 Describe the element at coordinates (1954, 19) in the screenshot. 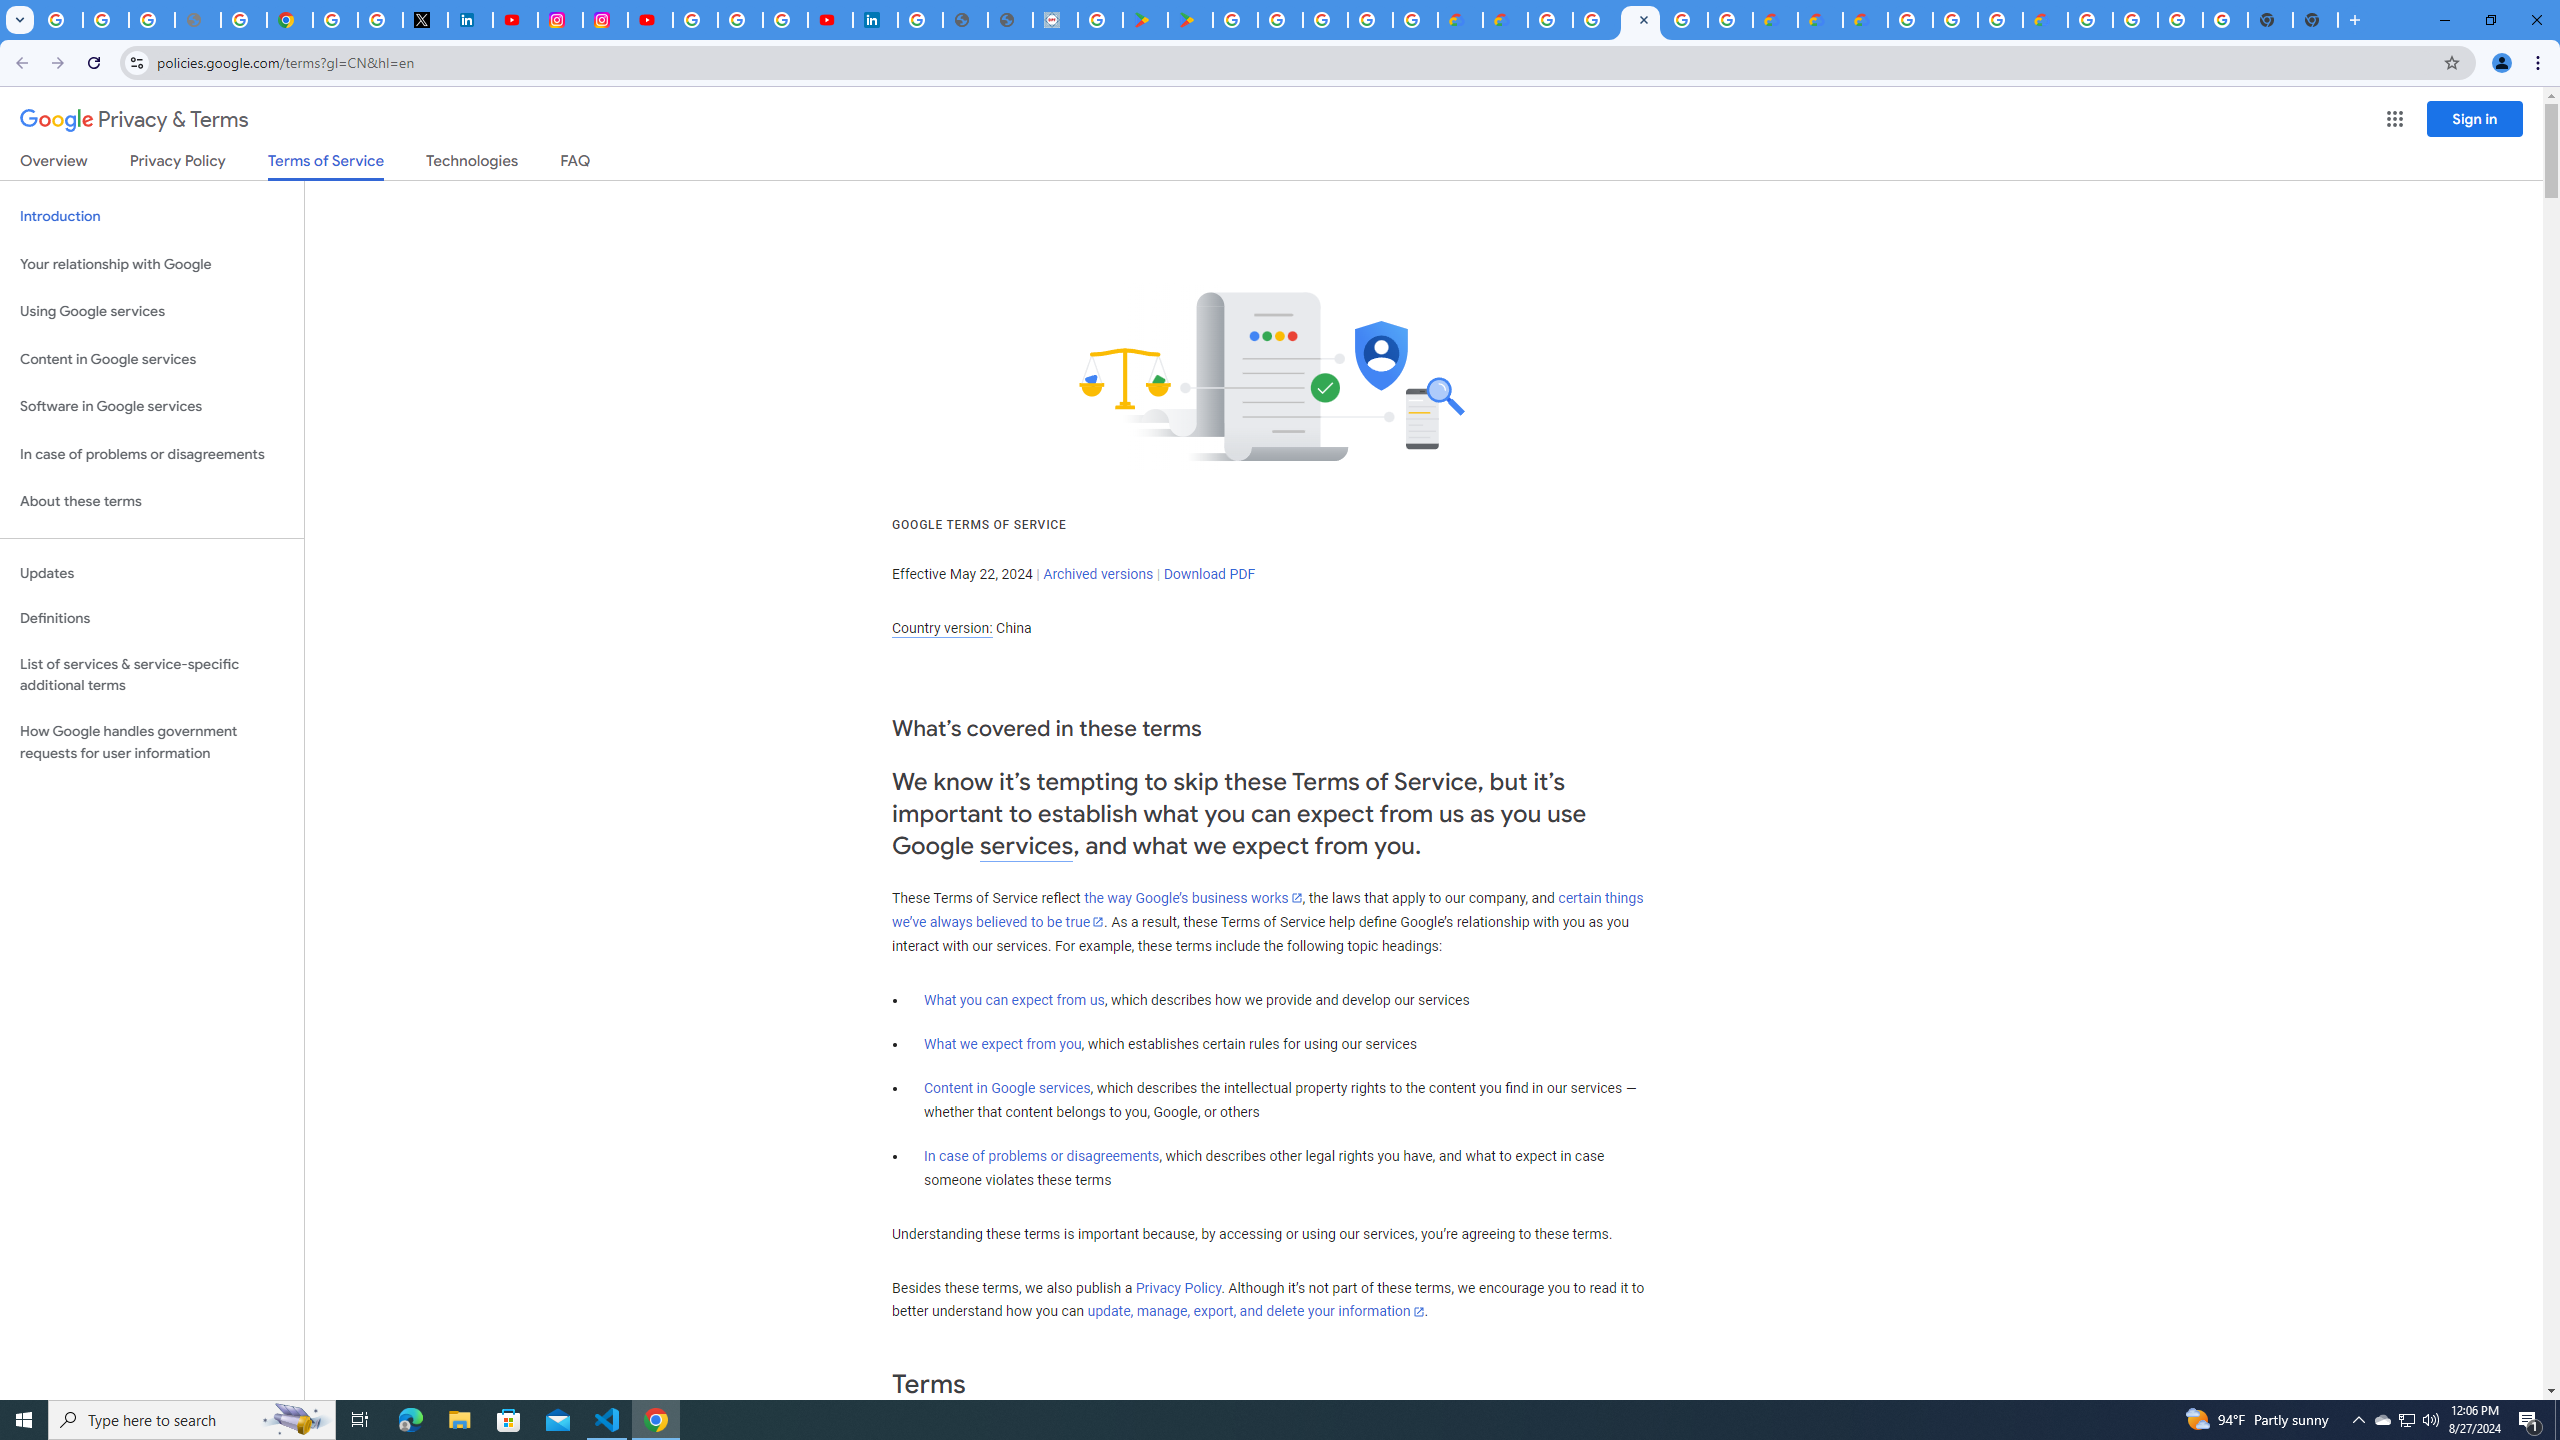

I see `'Browse Chrome as a guest - Computer - Google Chrome Help'` at that location.